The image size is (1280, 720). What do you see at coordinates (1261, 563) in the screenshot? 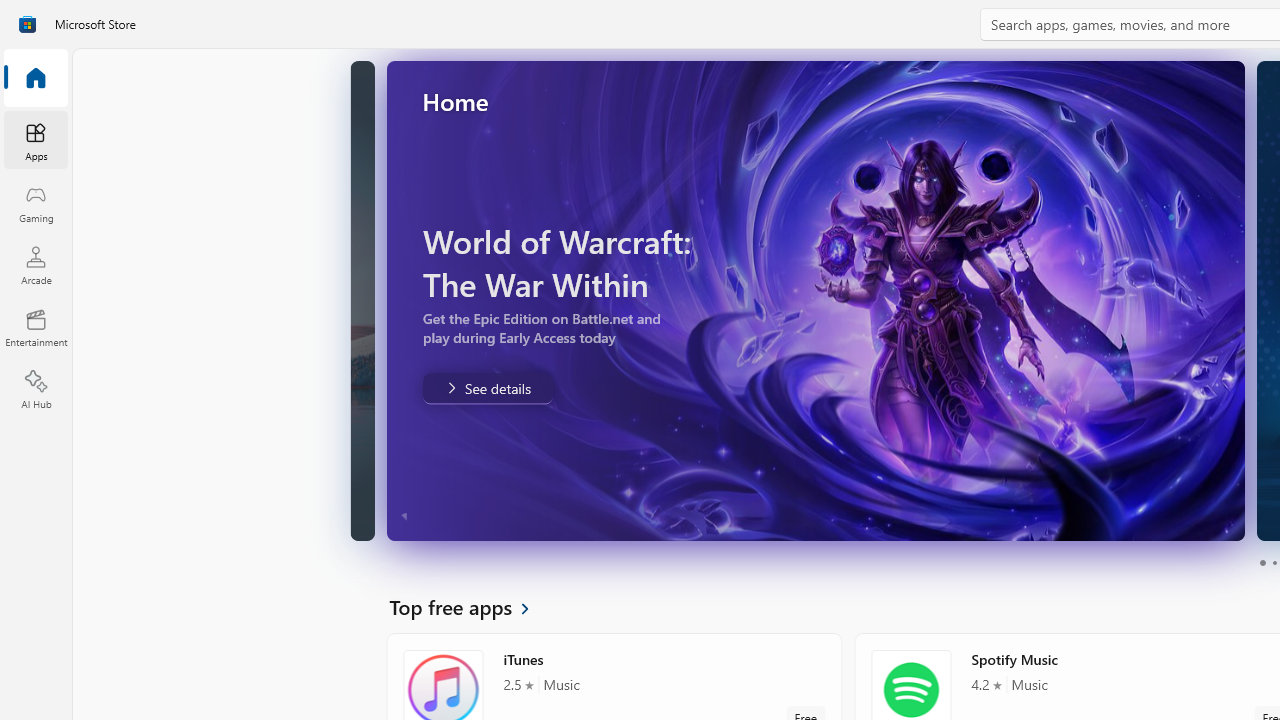
I see `'Page 1'` at bounding box center [1261, 563].